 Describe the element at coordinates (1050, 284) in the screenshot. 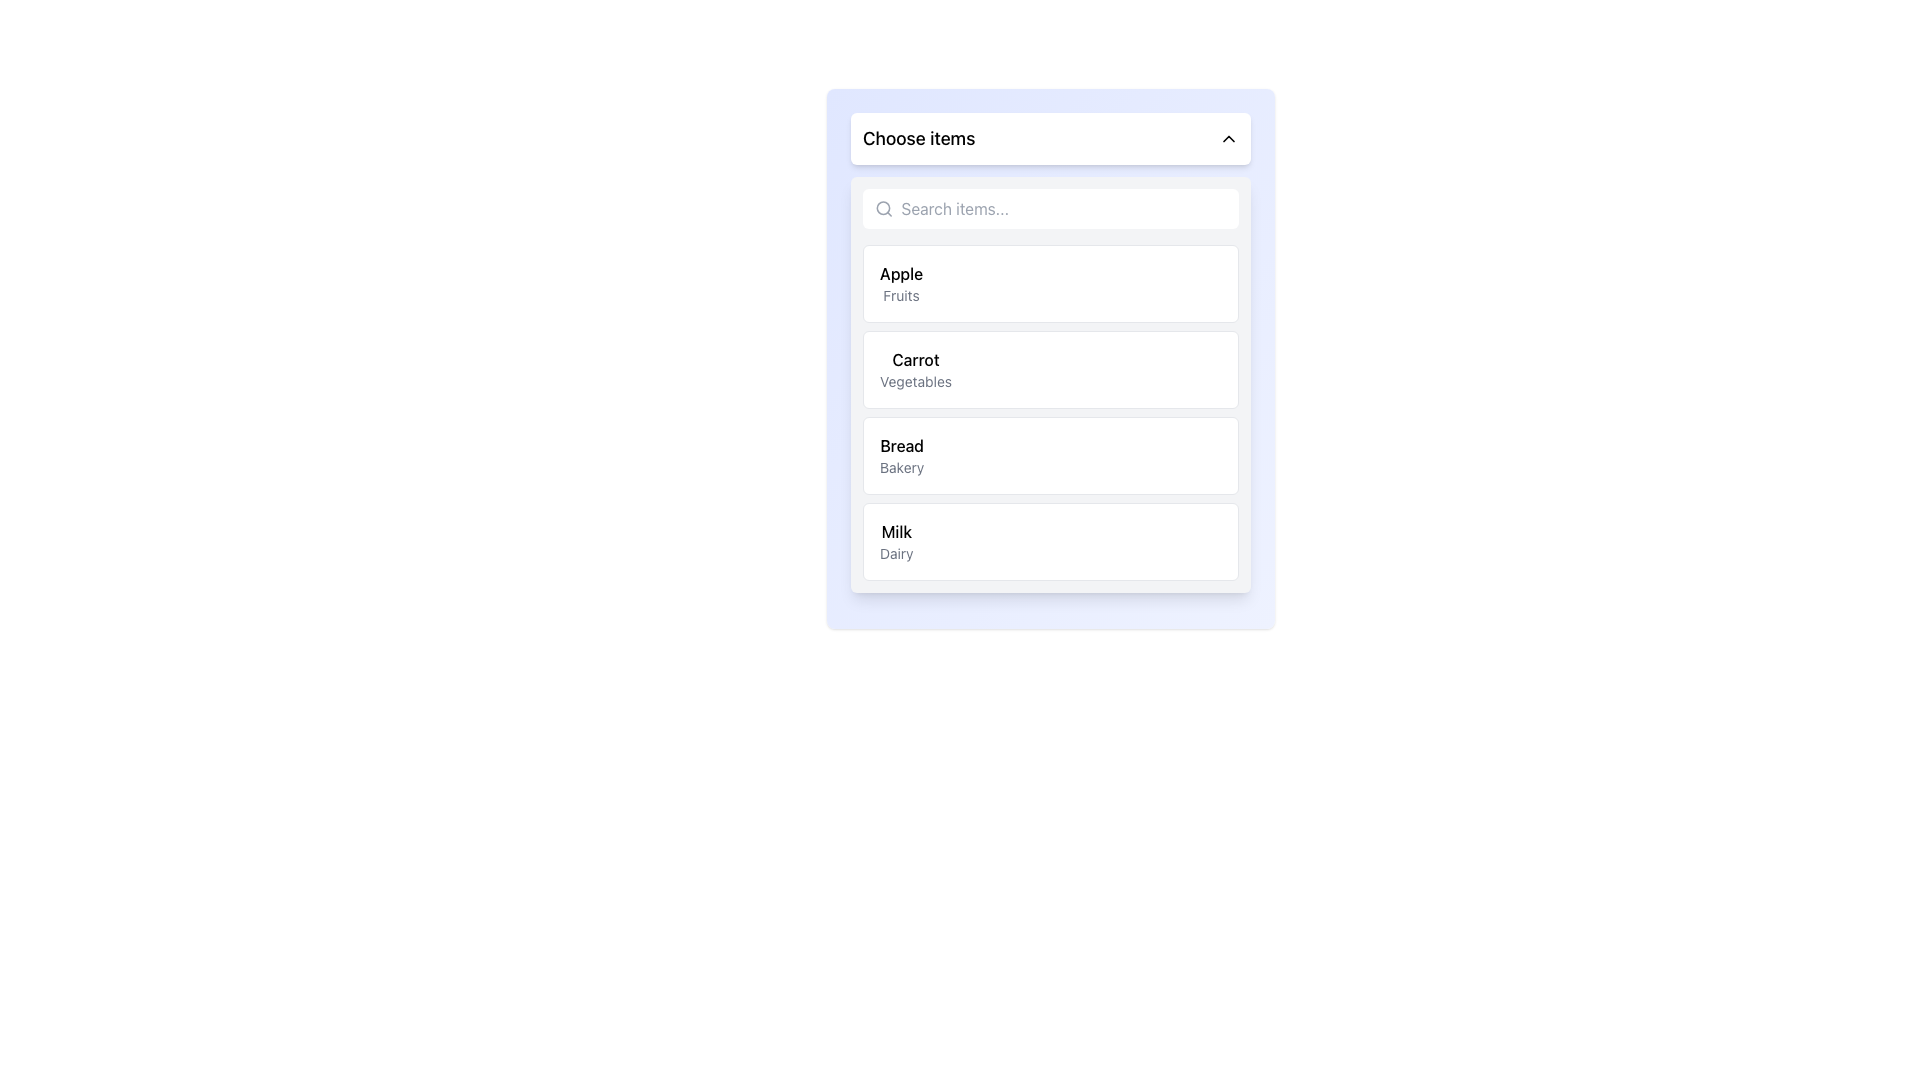

I see `the 'Apple' selectable card located at the top left of the 'Choose items' dropdown list` at that location.